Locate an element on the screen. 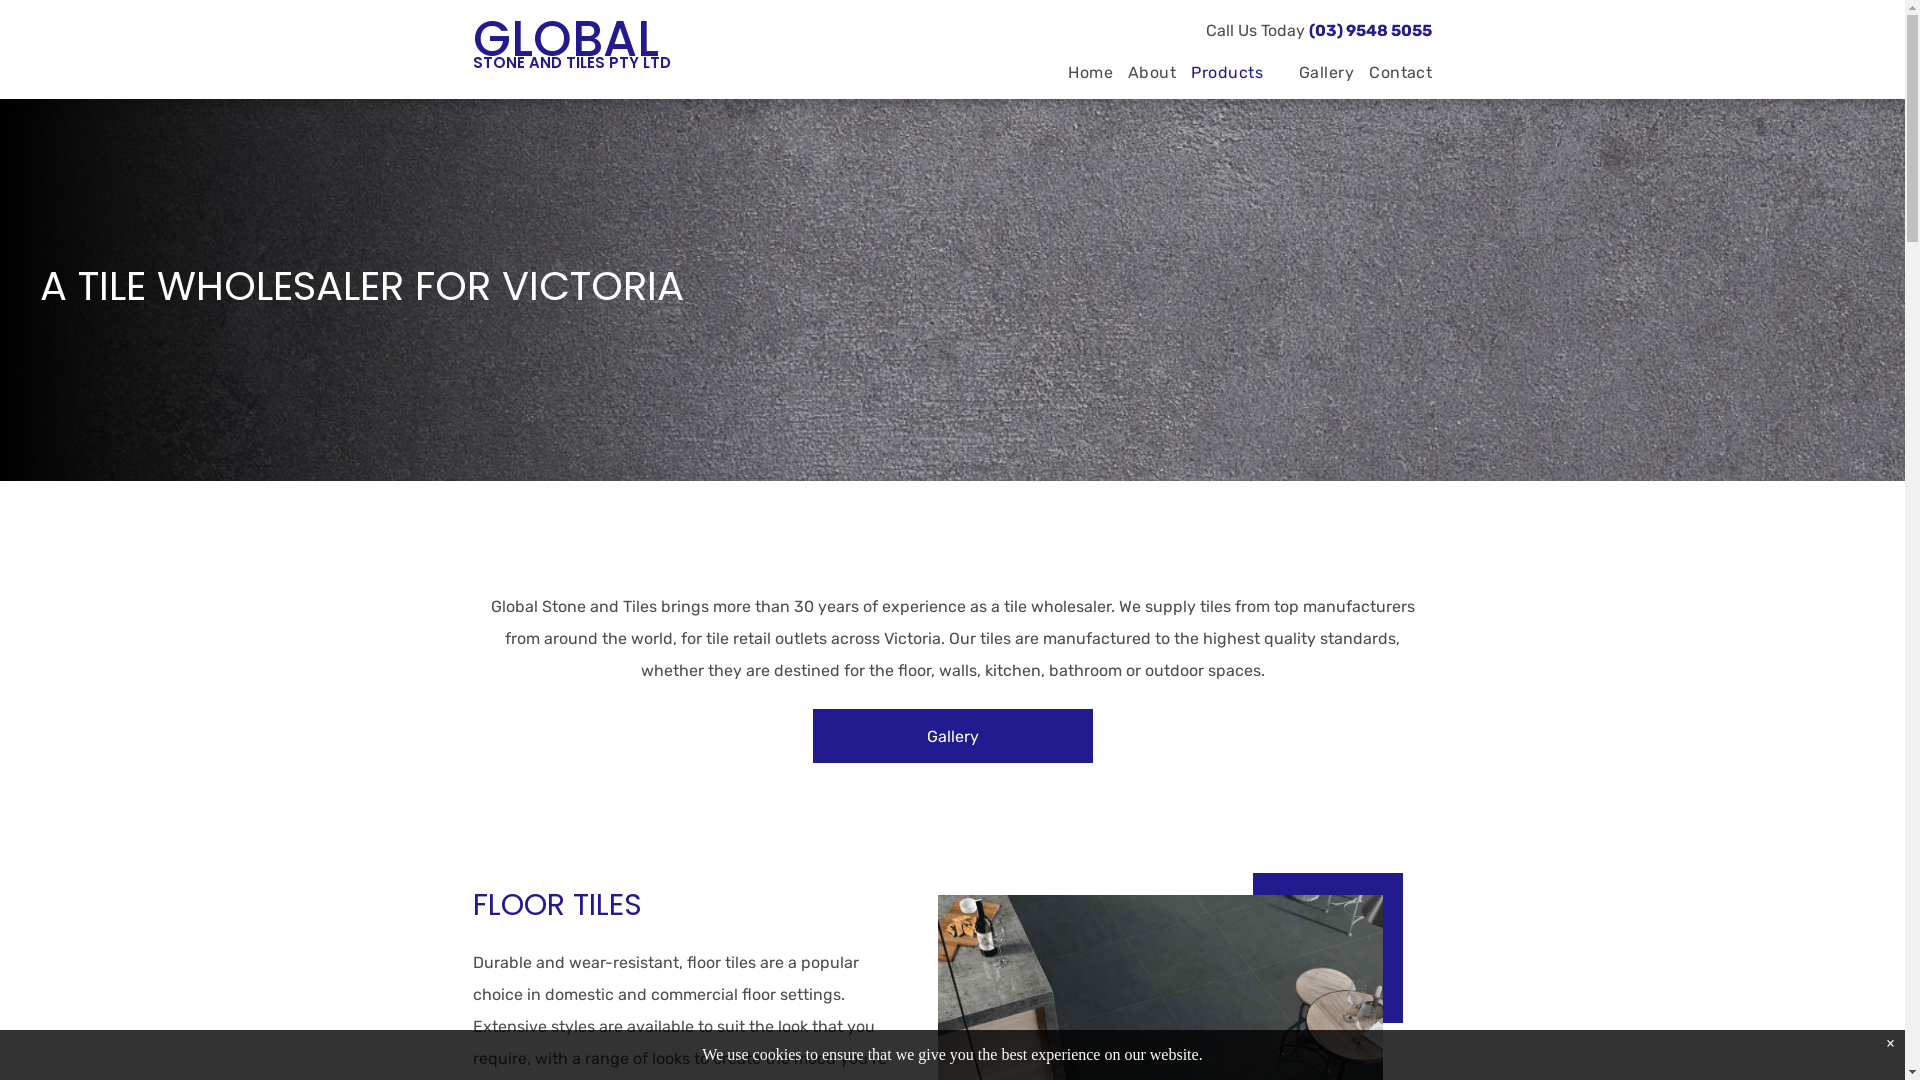 Image resolution: width=1920 pixels, height=1080 pixels. 'Contact' is located at coordinates (1391, 72).